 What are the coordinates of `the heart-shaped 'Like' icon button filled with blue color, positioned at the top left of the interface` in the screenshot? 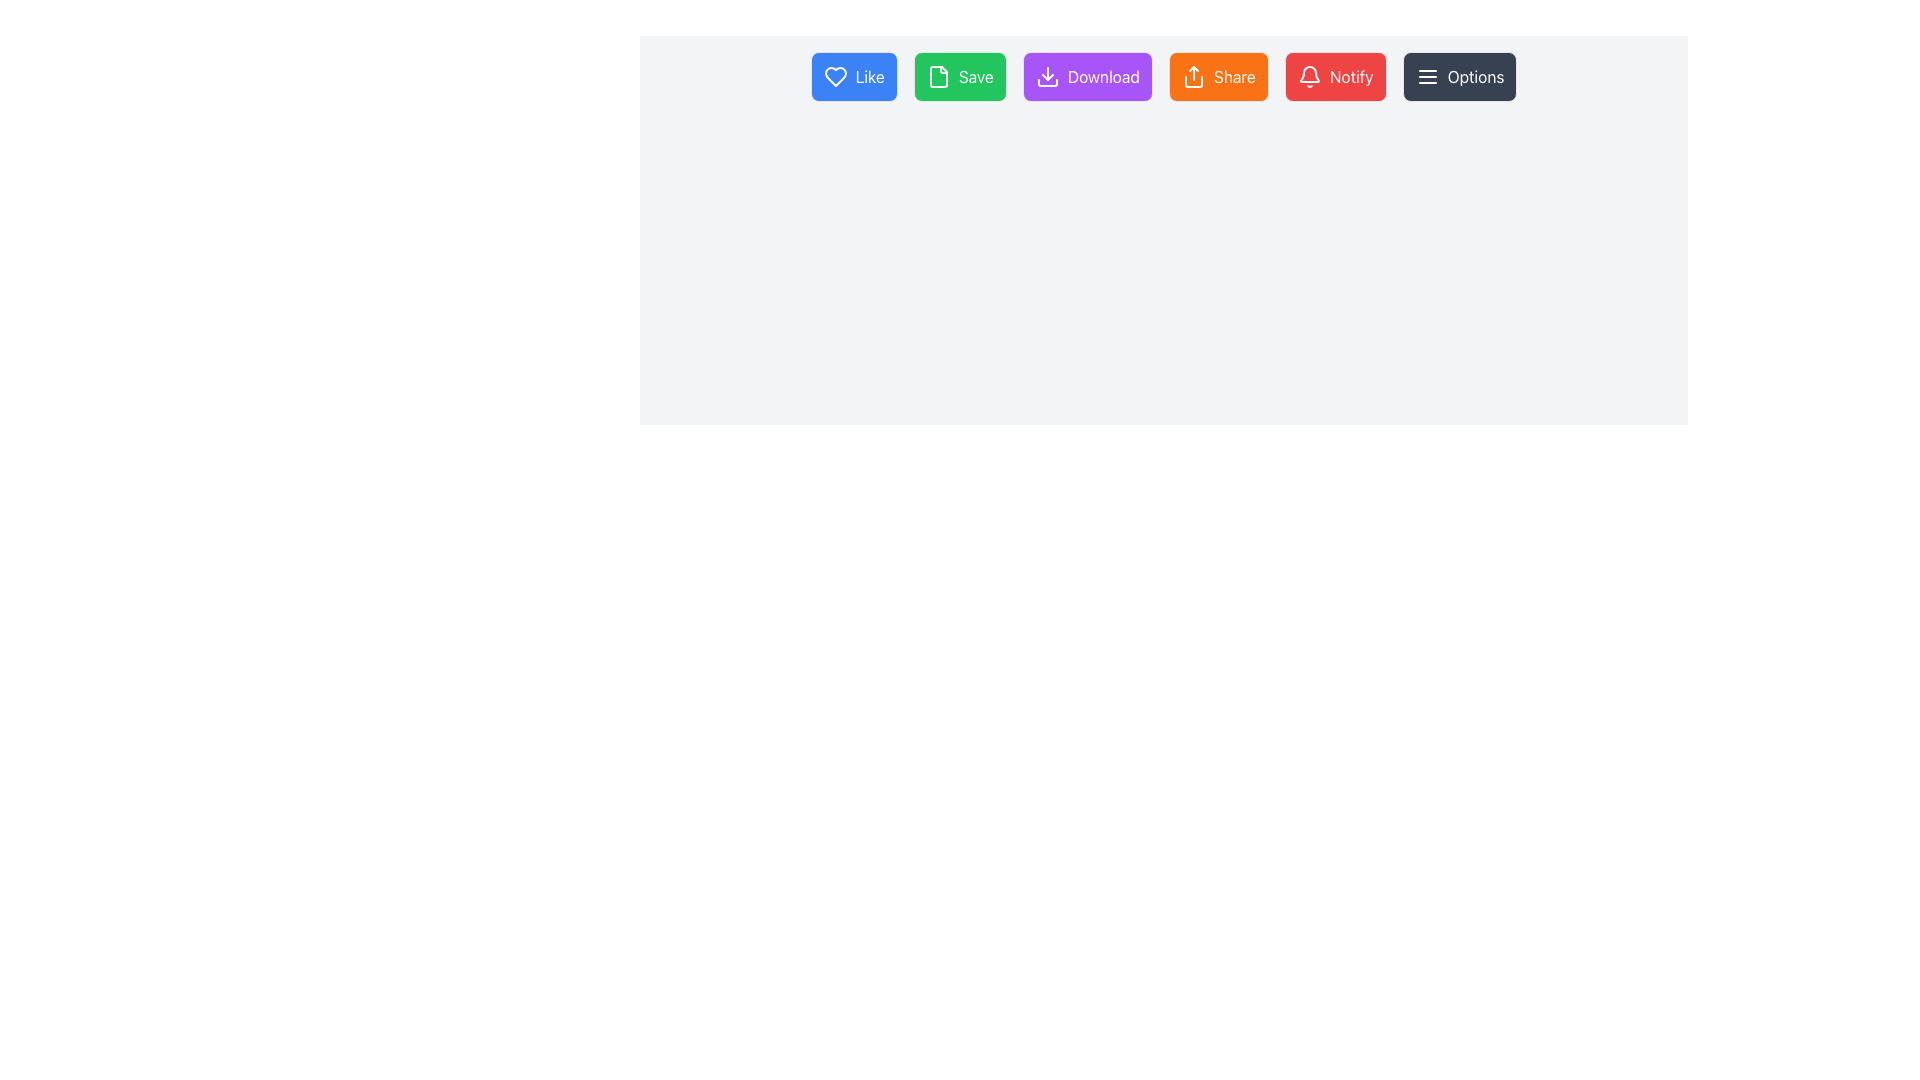 It's located at (835, 76).